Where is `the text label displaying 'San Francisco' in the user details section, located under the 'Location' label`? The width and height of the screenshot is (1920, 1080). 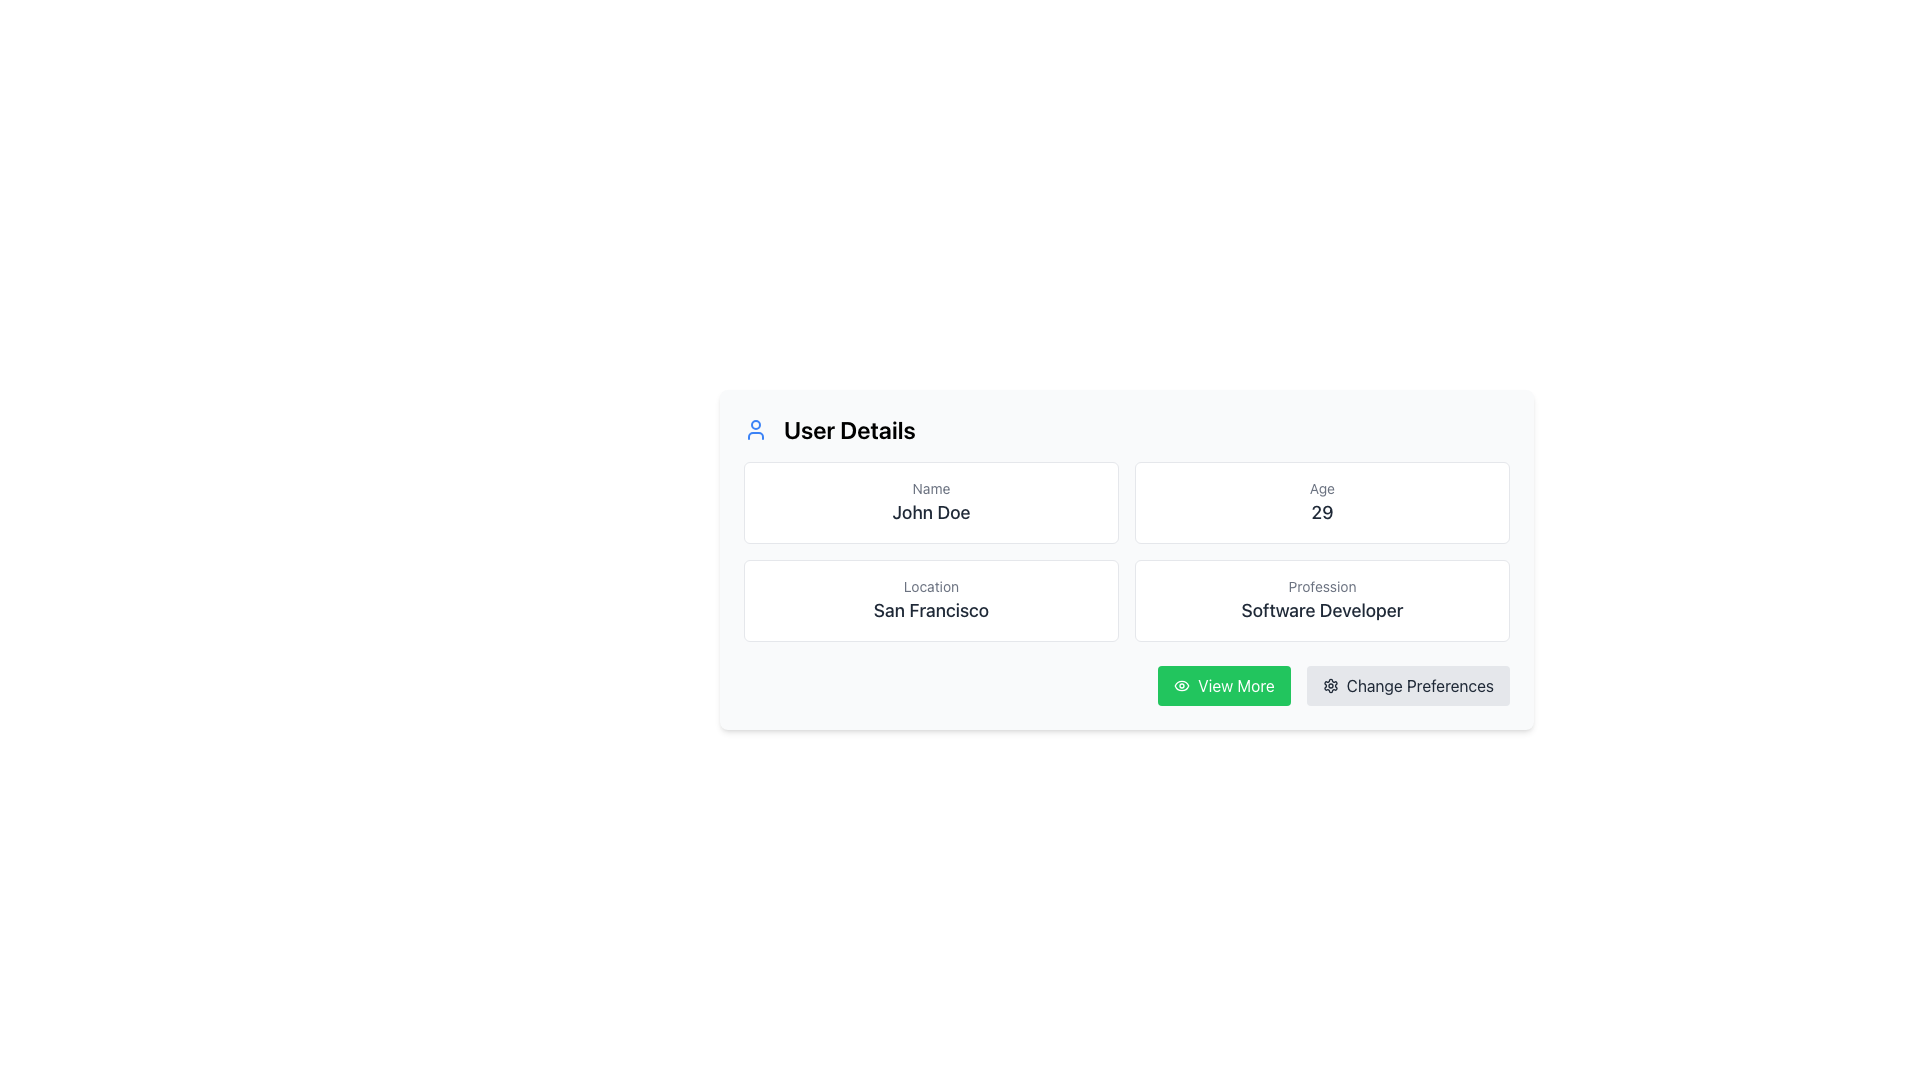 the text label displaying 'San Francisco' in the user details section, located under the 'Location' label is located at coordinates (930, 609).